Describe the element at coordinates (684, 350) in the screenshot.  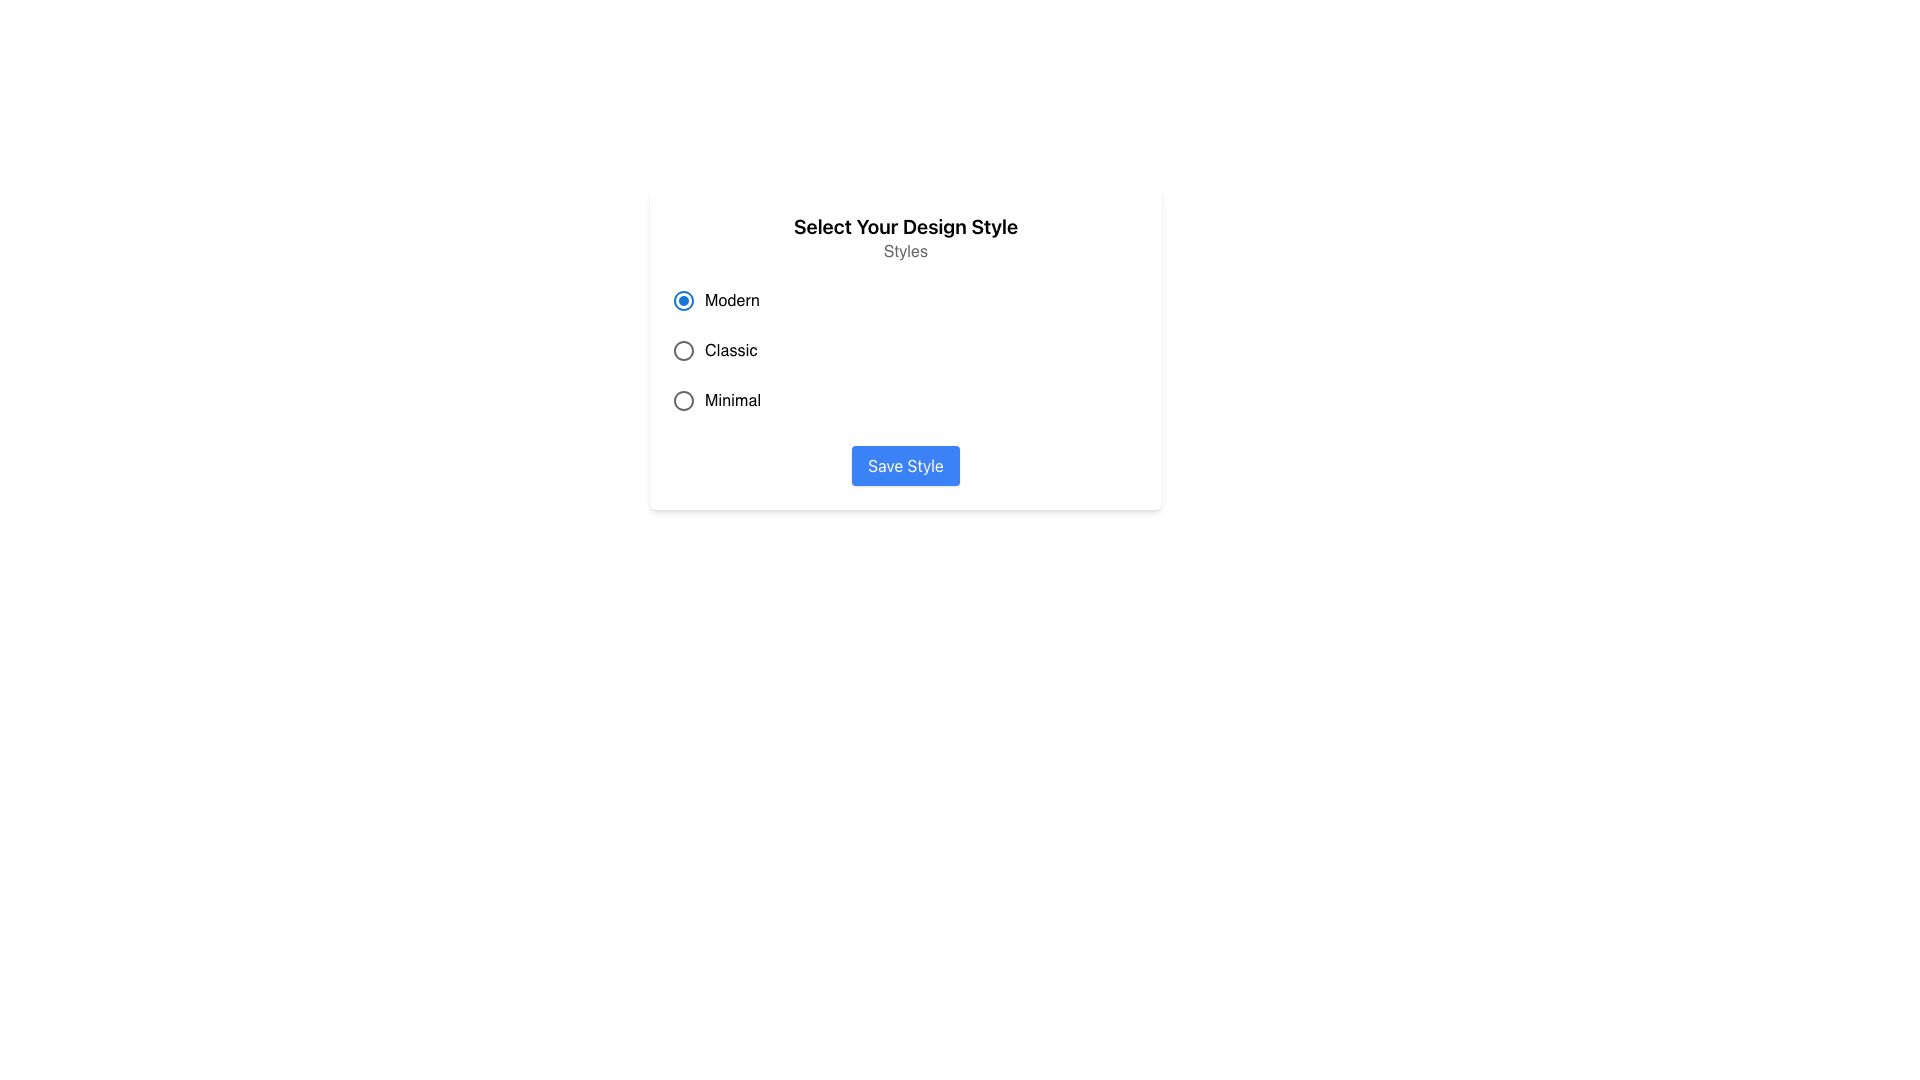
I see `the 'Classic' style radio button` at that location.